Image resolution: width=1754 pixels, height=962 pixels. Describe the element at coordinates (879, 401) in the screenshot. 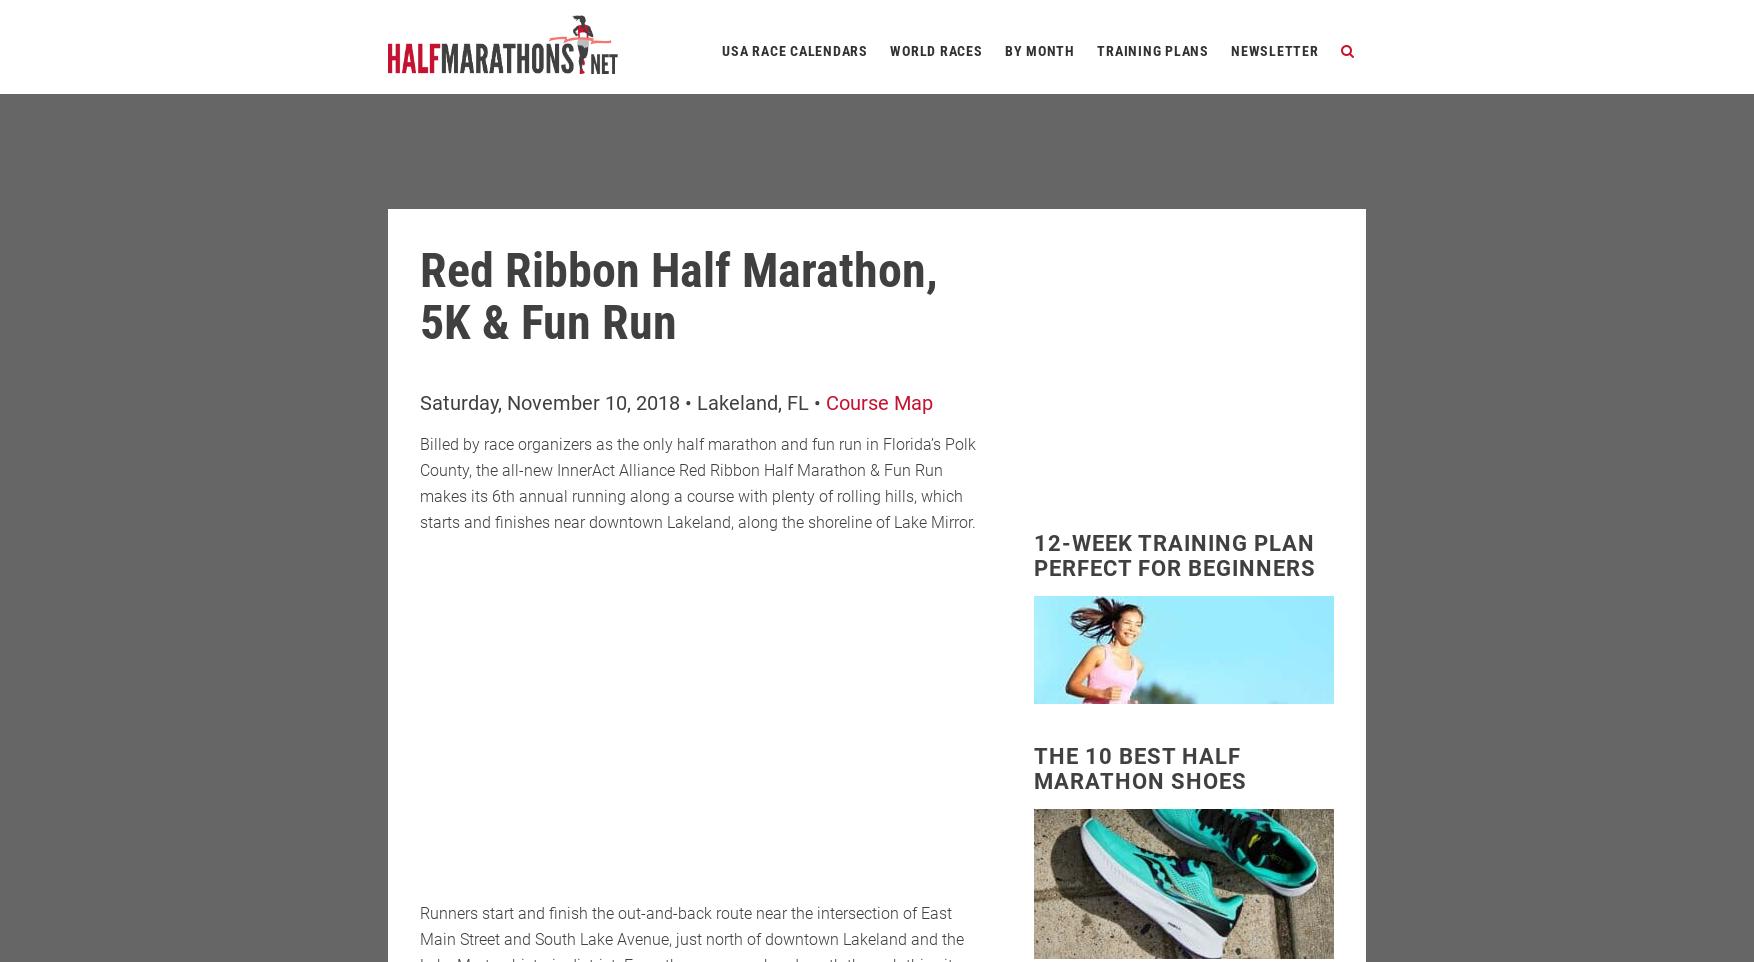

I see `'Course Map'` at that location.